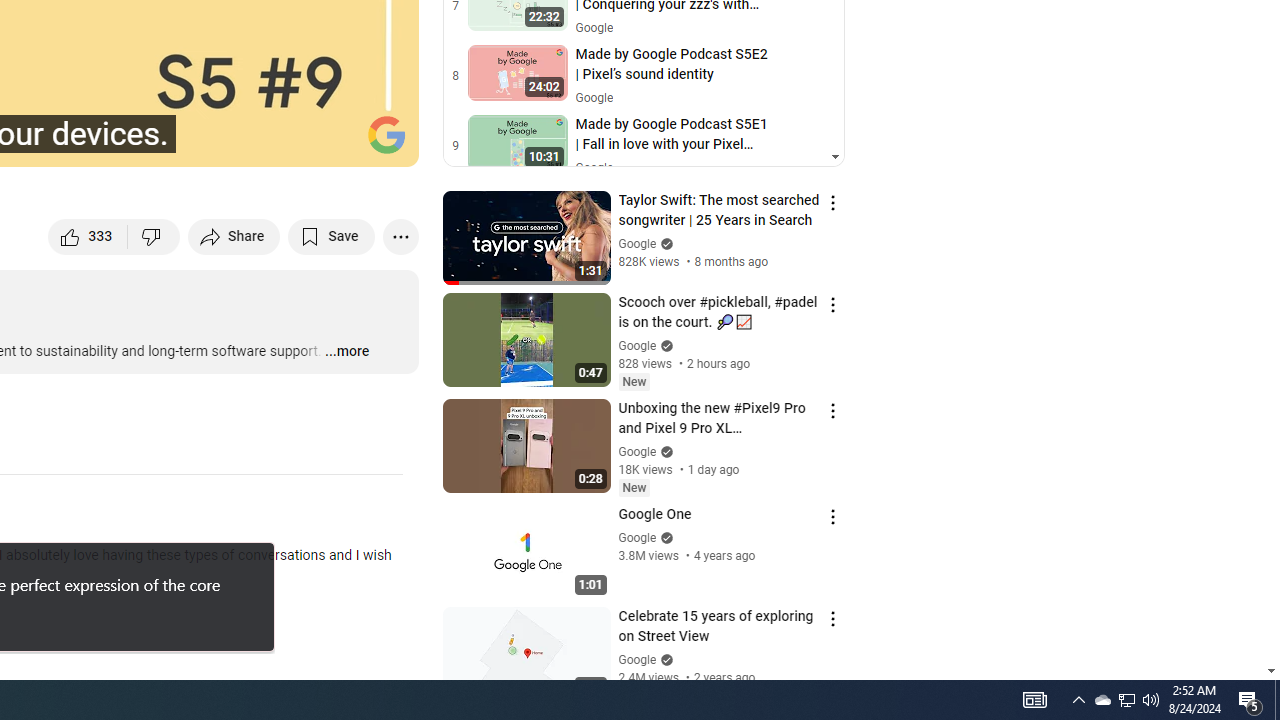 This screenshot has width=1280, height=720. Describe the element at coordinates (346, 351) in the screenshot. I see `'...more'` at that location.